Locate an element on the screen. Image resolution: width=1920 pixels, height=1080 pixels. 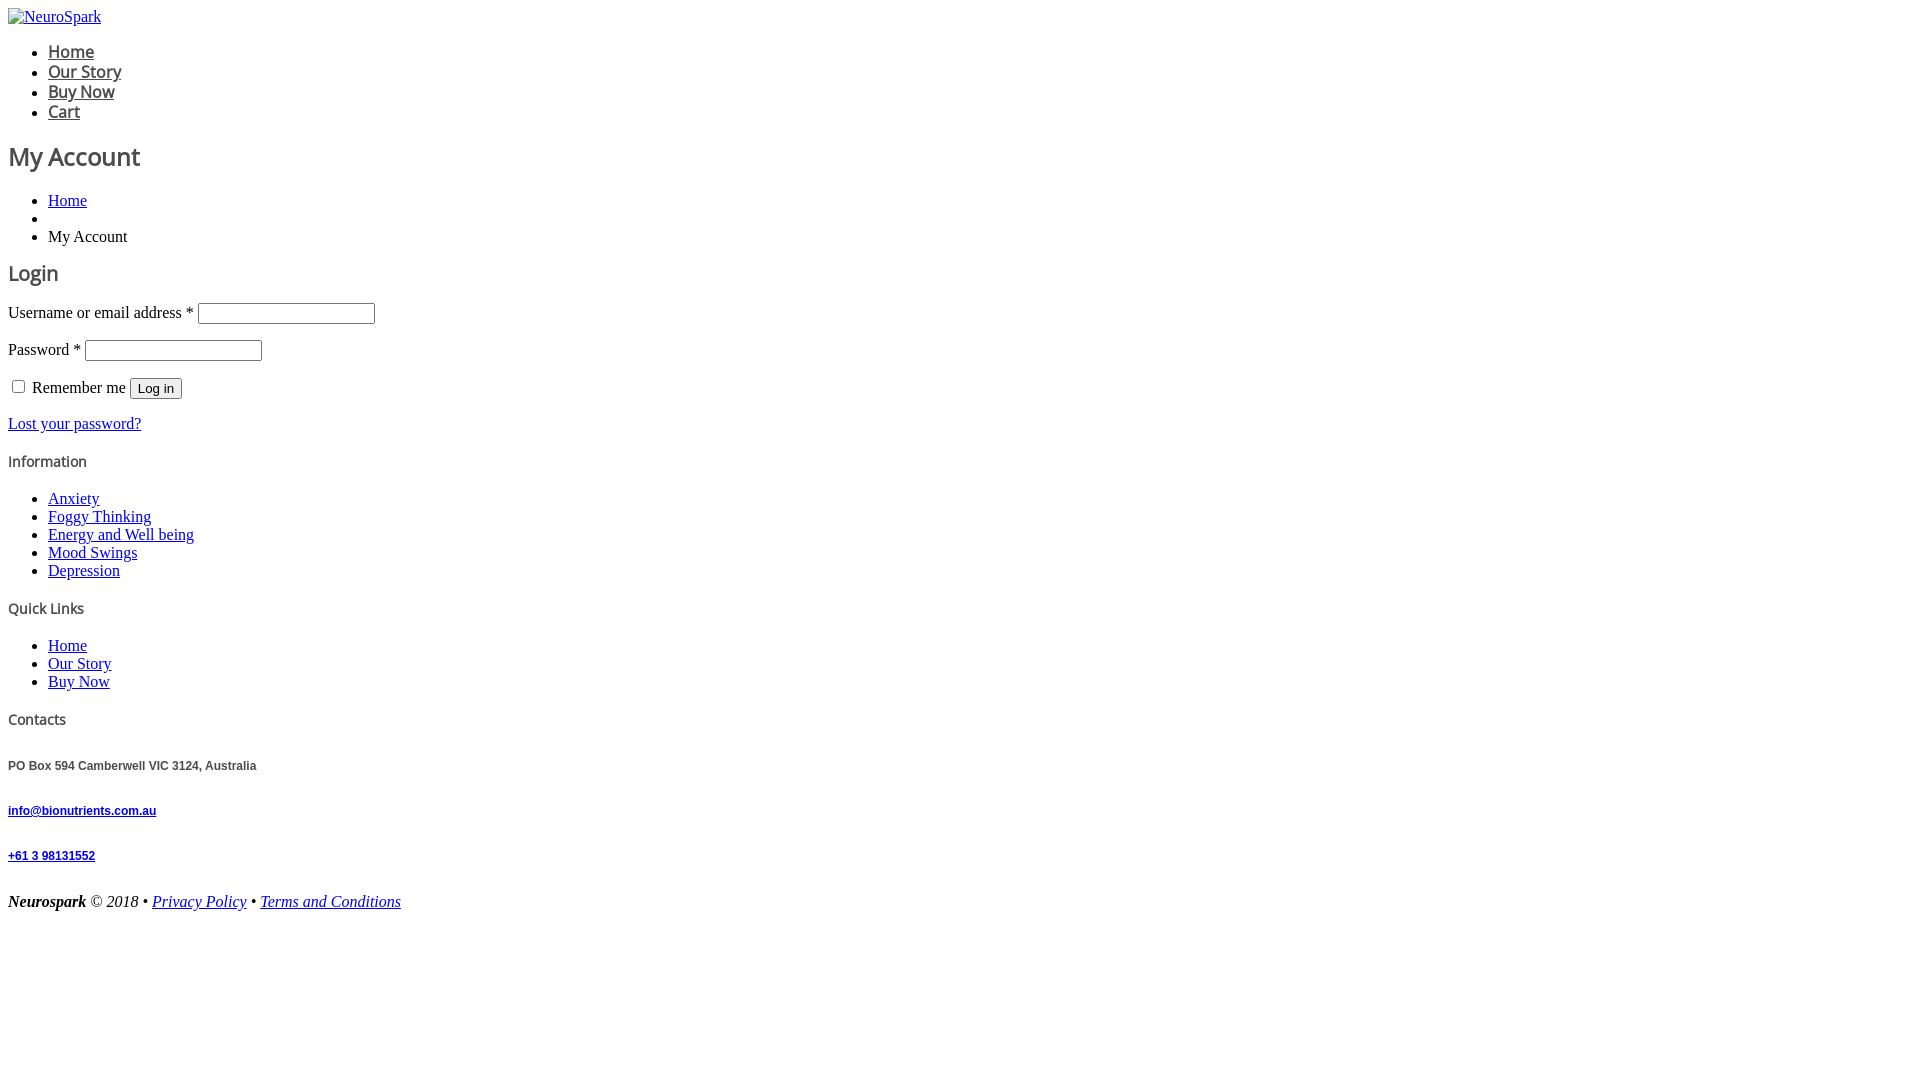
'Cart' is located at coordinates (48, 111).